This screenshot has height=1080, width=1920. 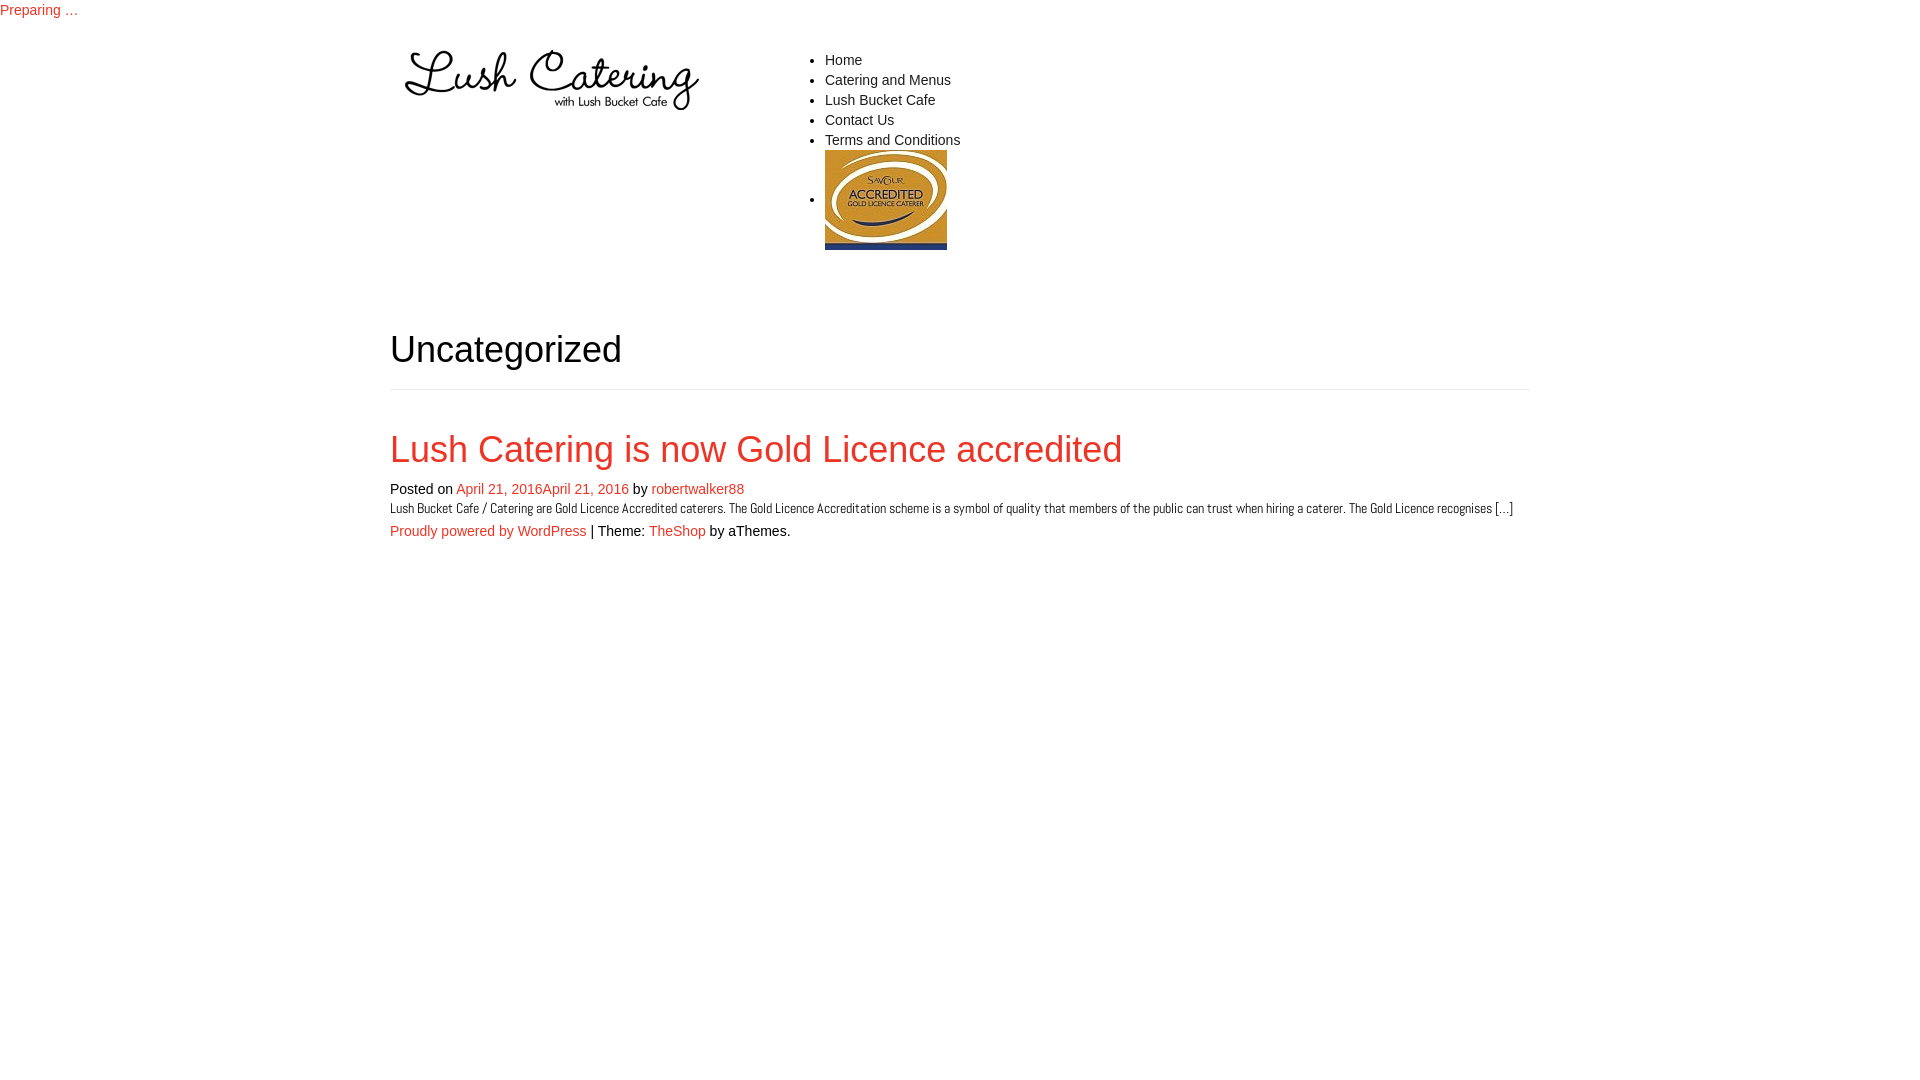 What do you see at coordinates (389, 530) in the screenshot?
I see `'Proudly powered by WordPress'` at bounding box center [389, 530].